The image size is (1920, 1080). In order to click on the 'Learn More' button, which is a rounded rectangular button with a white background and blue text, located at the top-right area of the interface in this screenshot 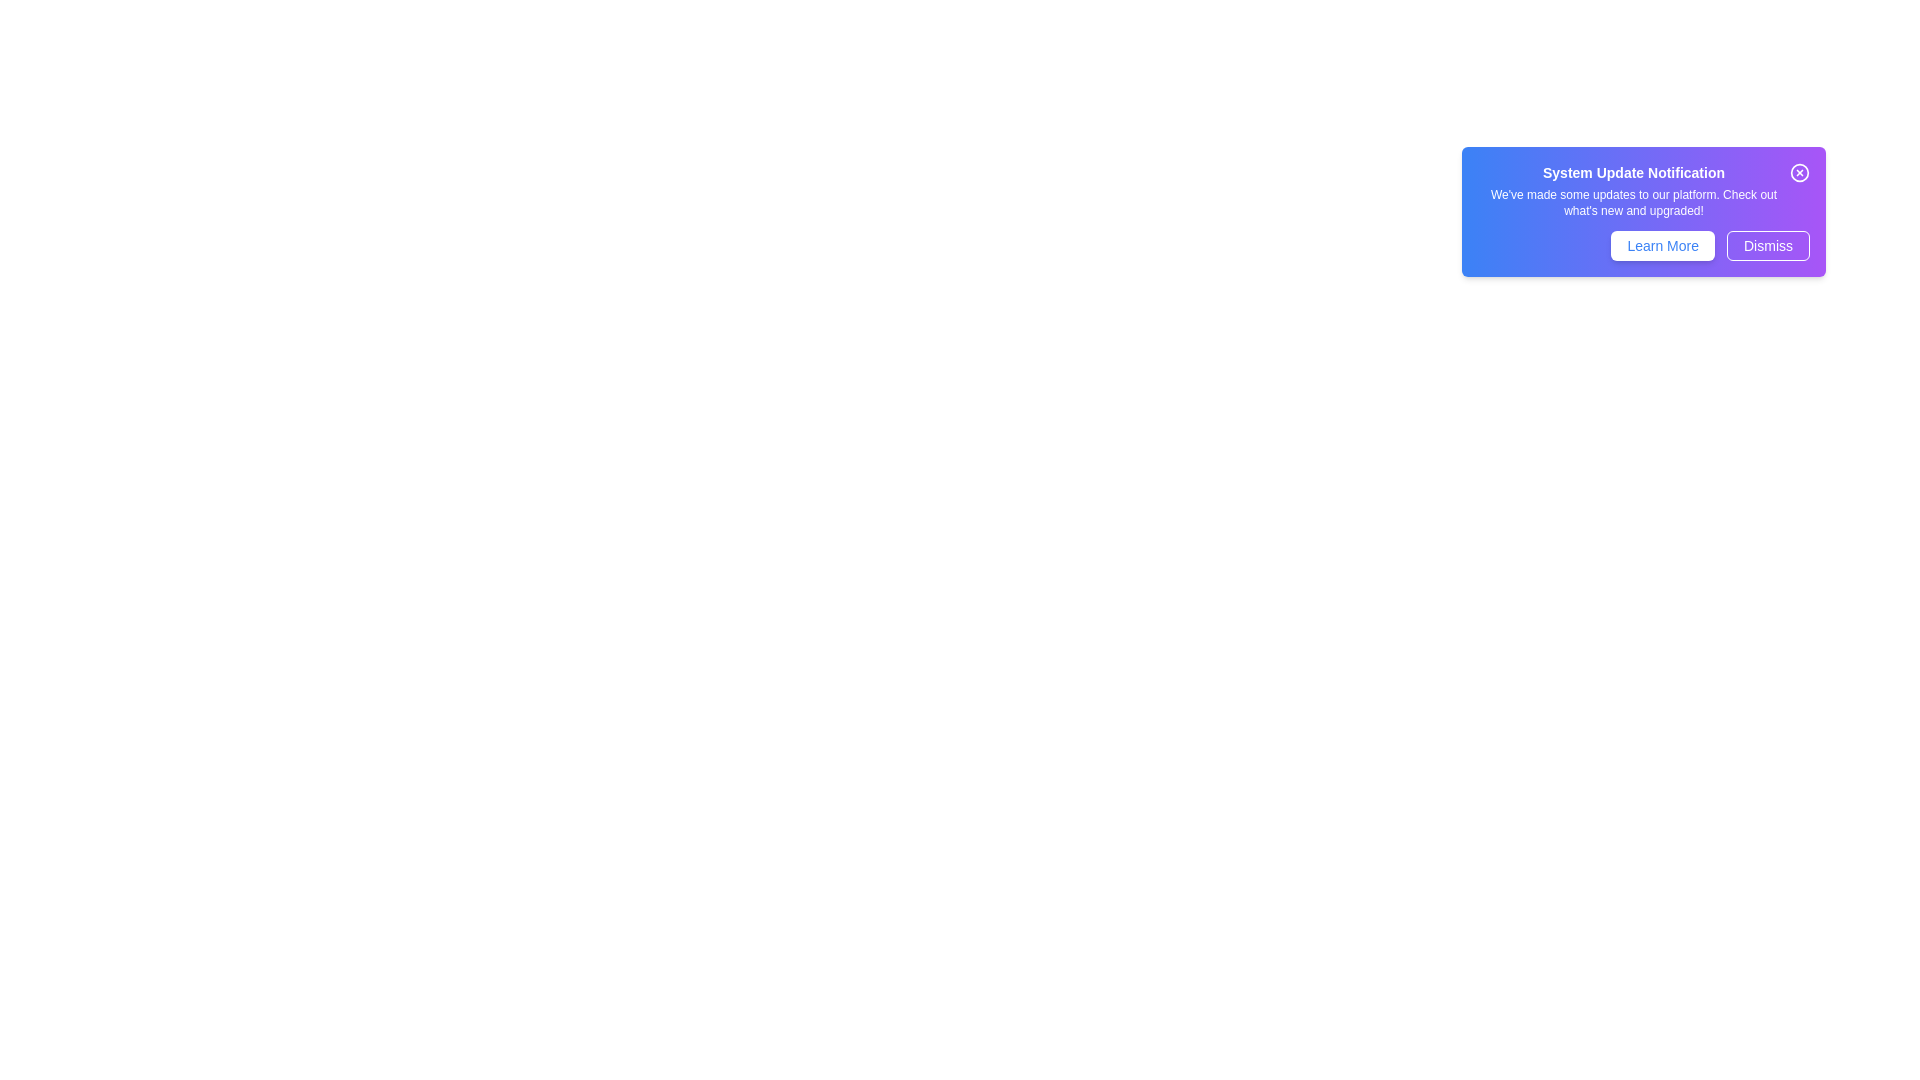, I will do `click(1663, 245)`.